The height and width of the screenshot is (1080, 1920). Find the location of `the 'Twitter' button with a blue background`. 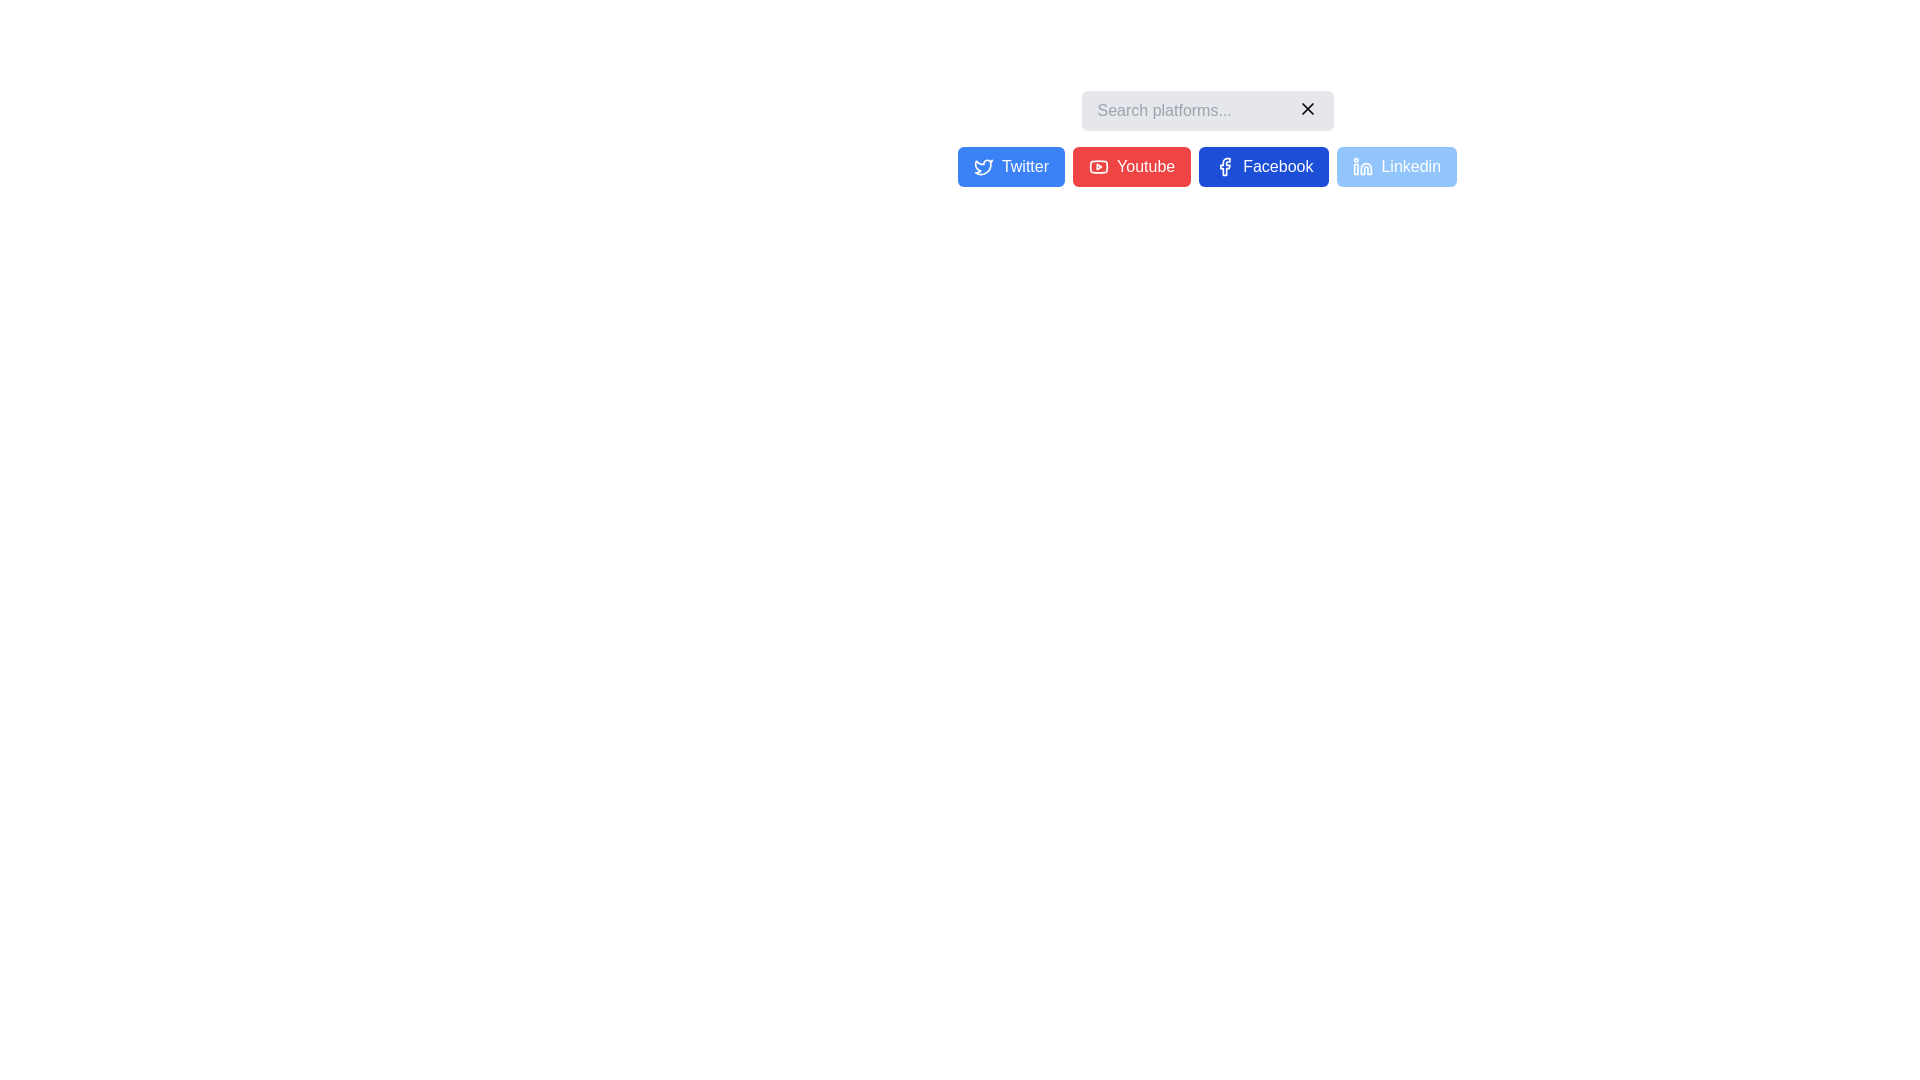

the 'Twitter' button with a blue background is located at coordinates (1206, 165).